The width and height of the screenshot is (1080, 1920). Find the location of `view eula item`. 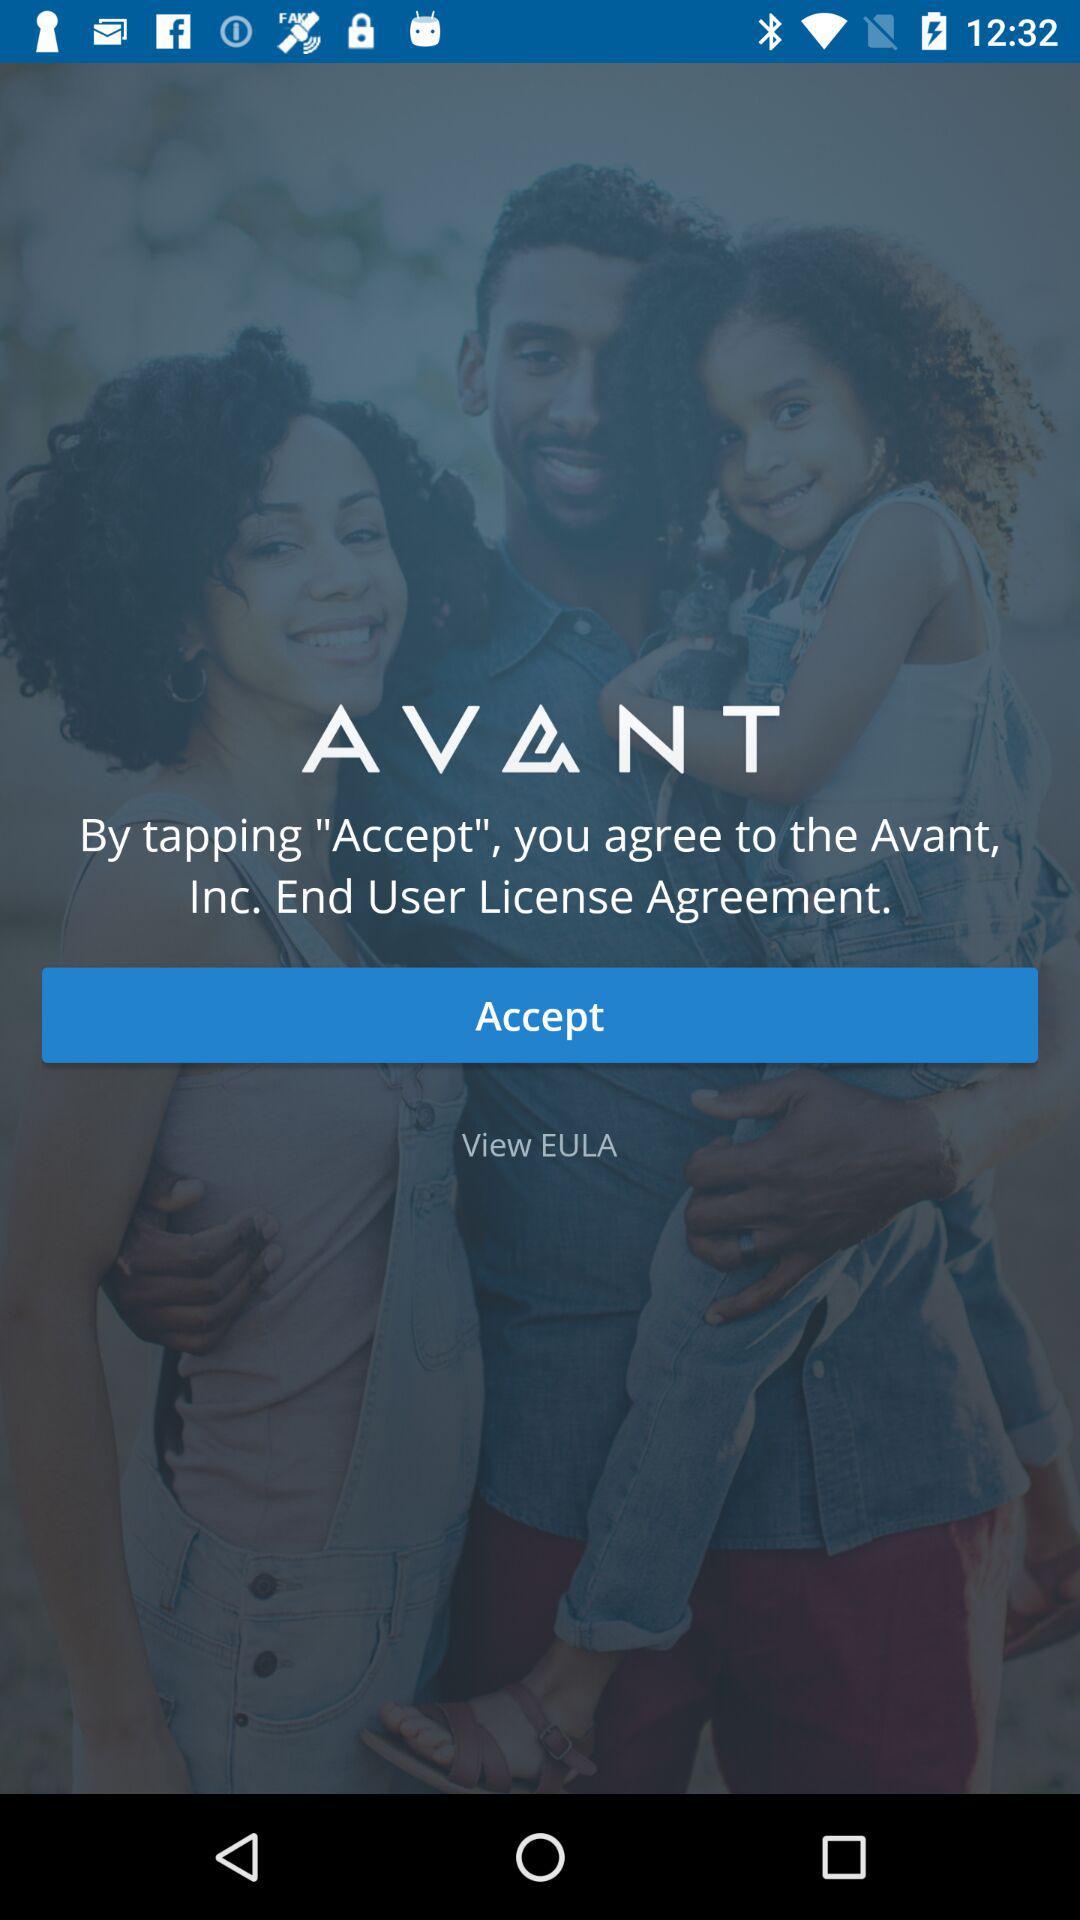

view eula item is located at coordinates (538, 1144).